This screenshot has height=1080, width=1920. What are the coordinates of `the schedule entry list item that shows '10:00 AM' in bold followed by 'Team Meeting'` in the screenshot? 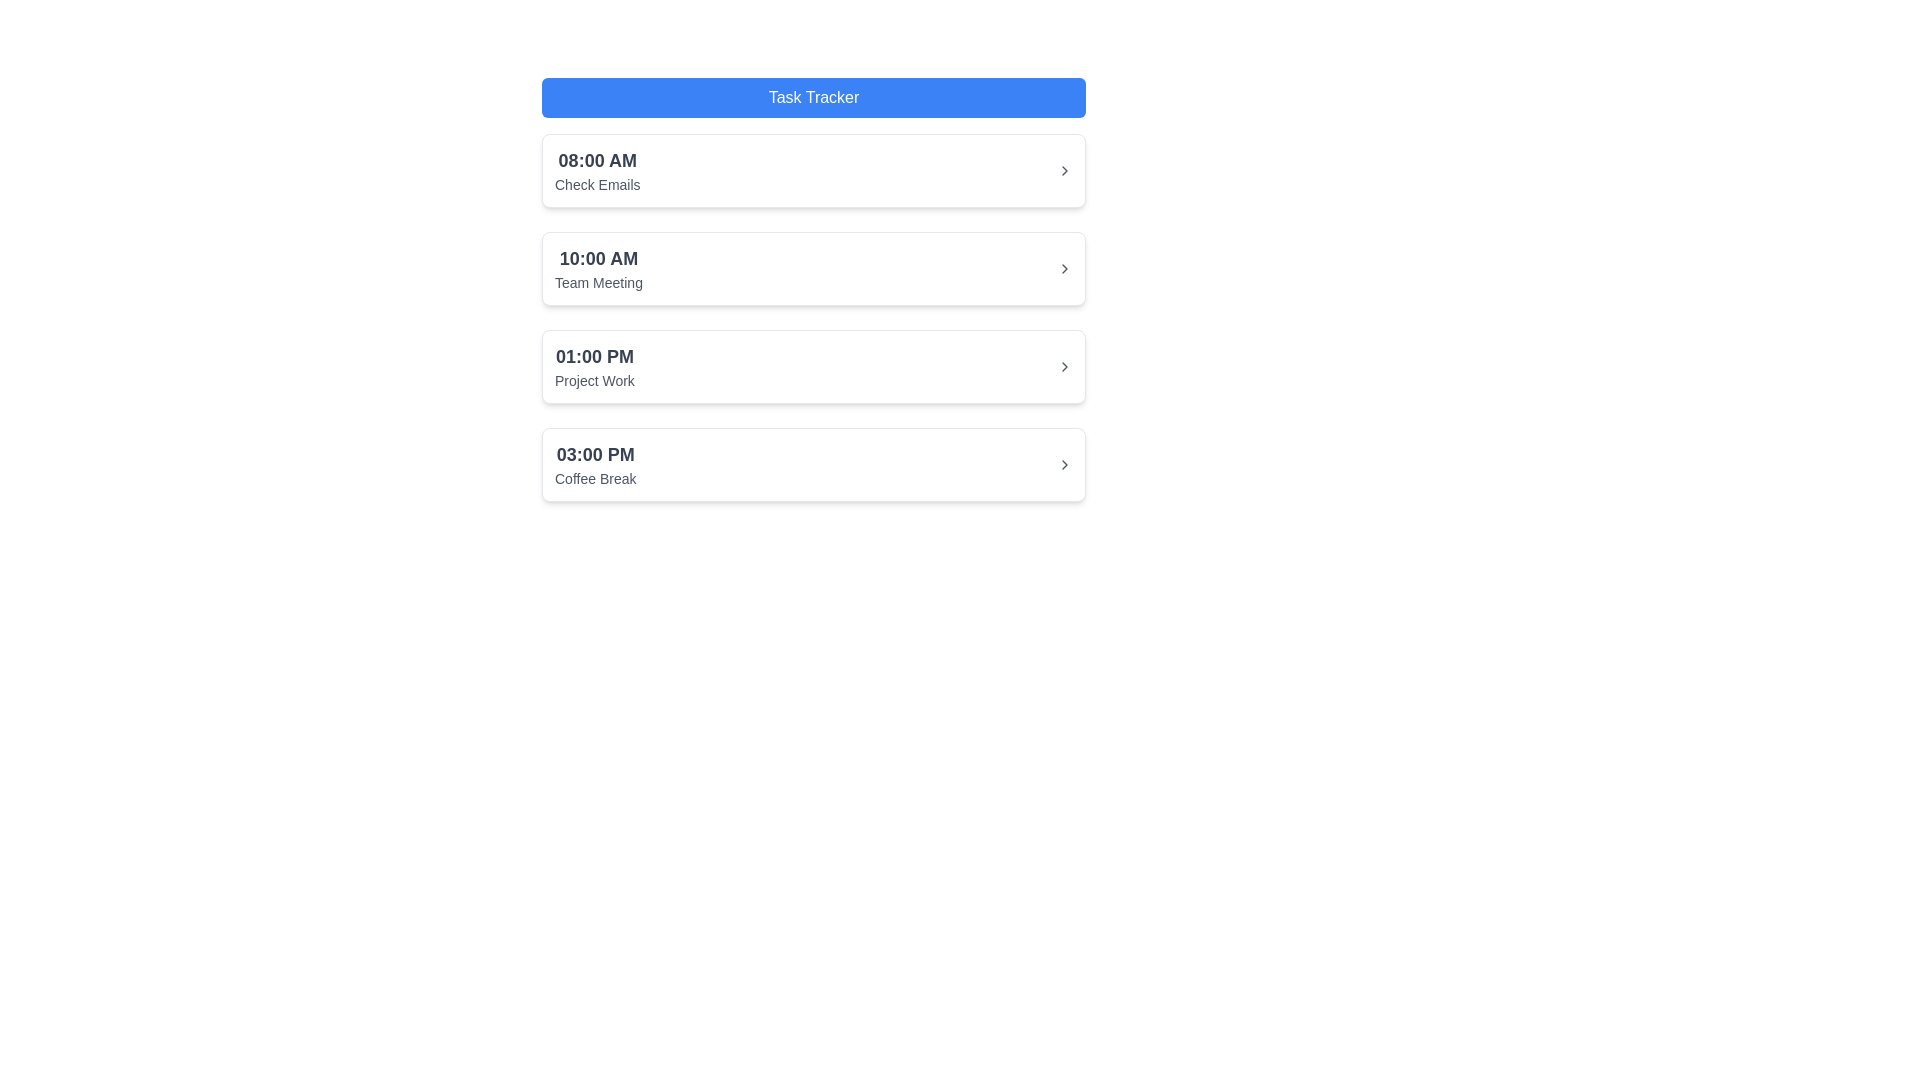 It's located at (814, 268).